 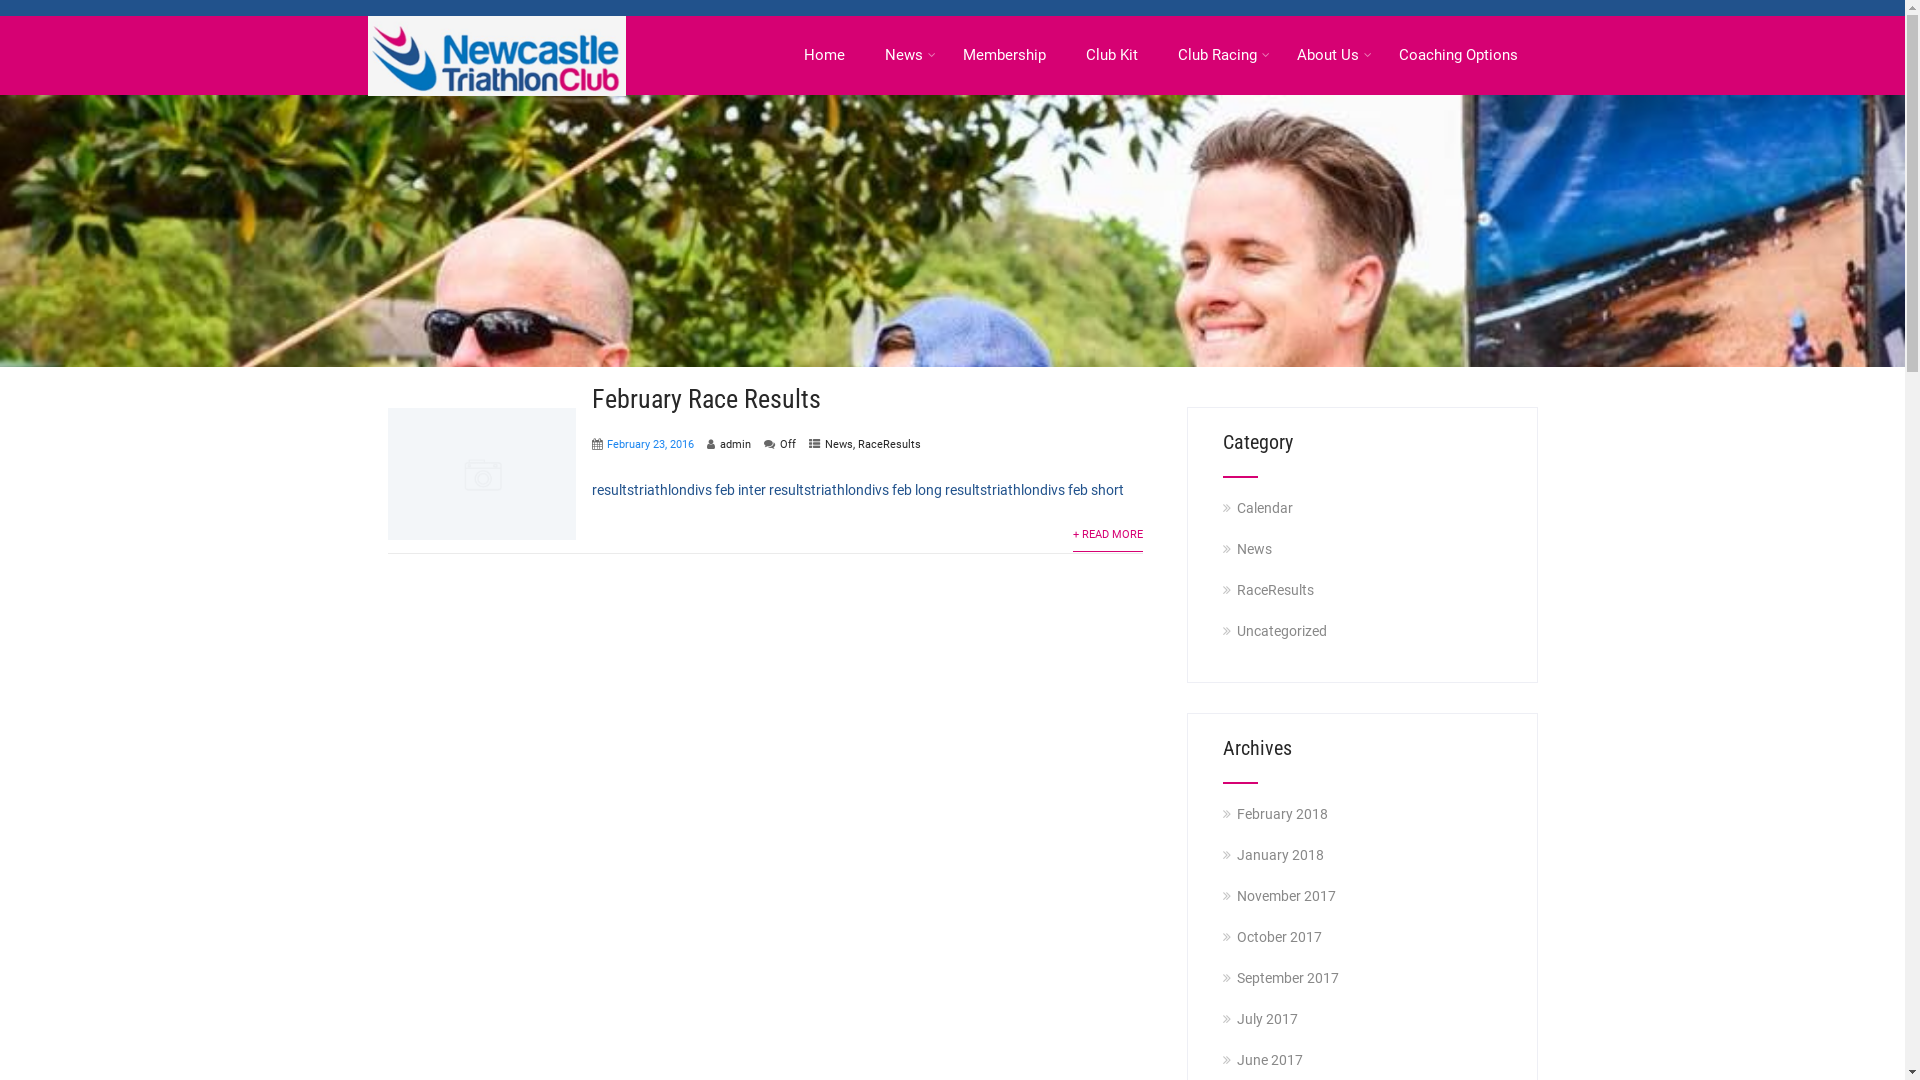 What do you see at coordinates (1216, 54) in the screenshot?
I see `'Club Racing'` at bounding box center [1216, 54].